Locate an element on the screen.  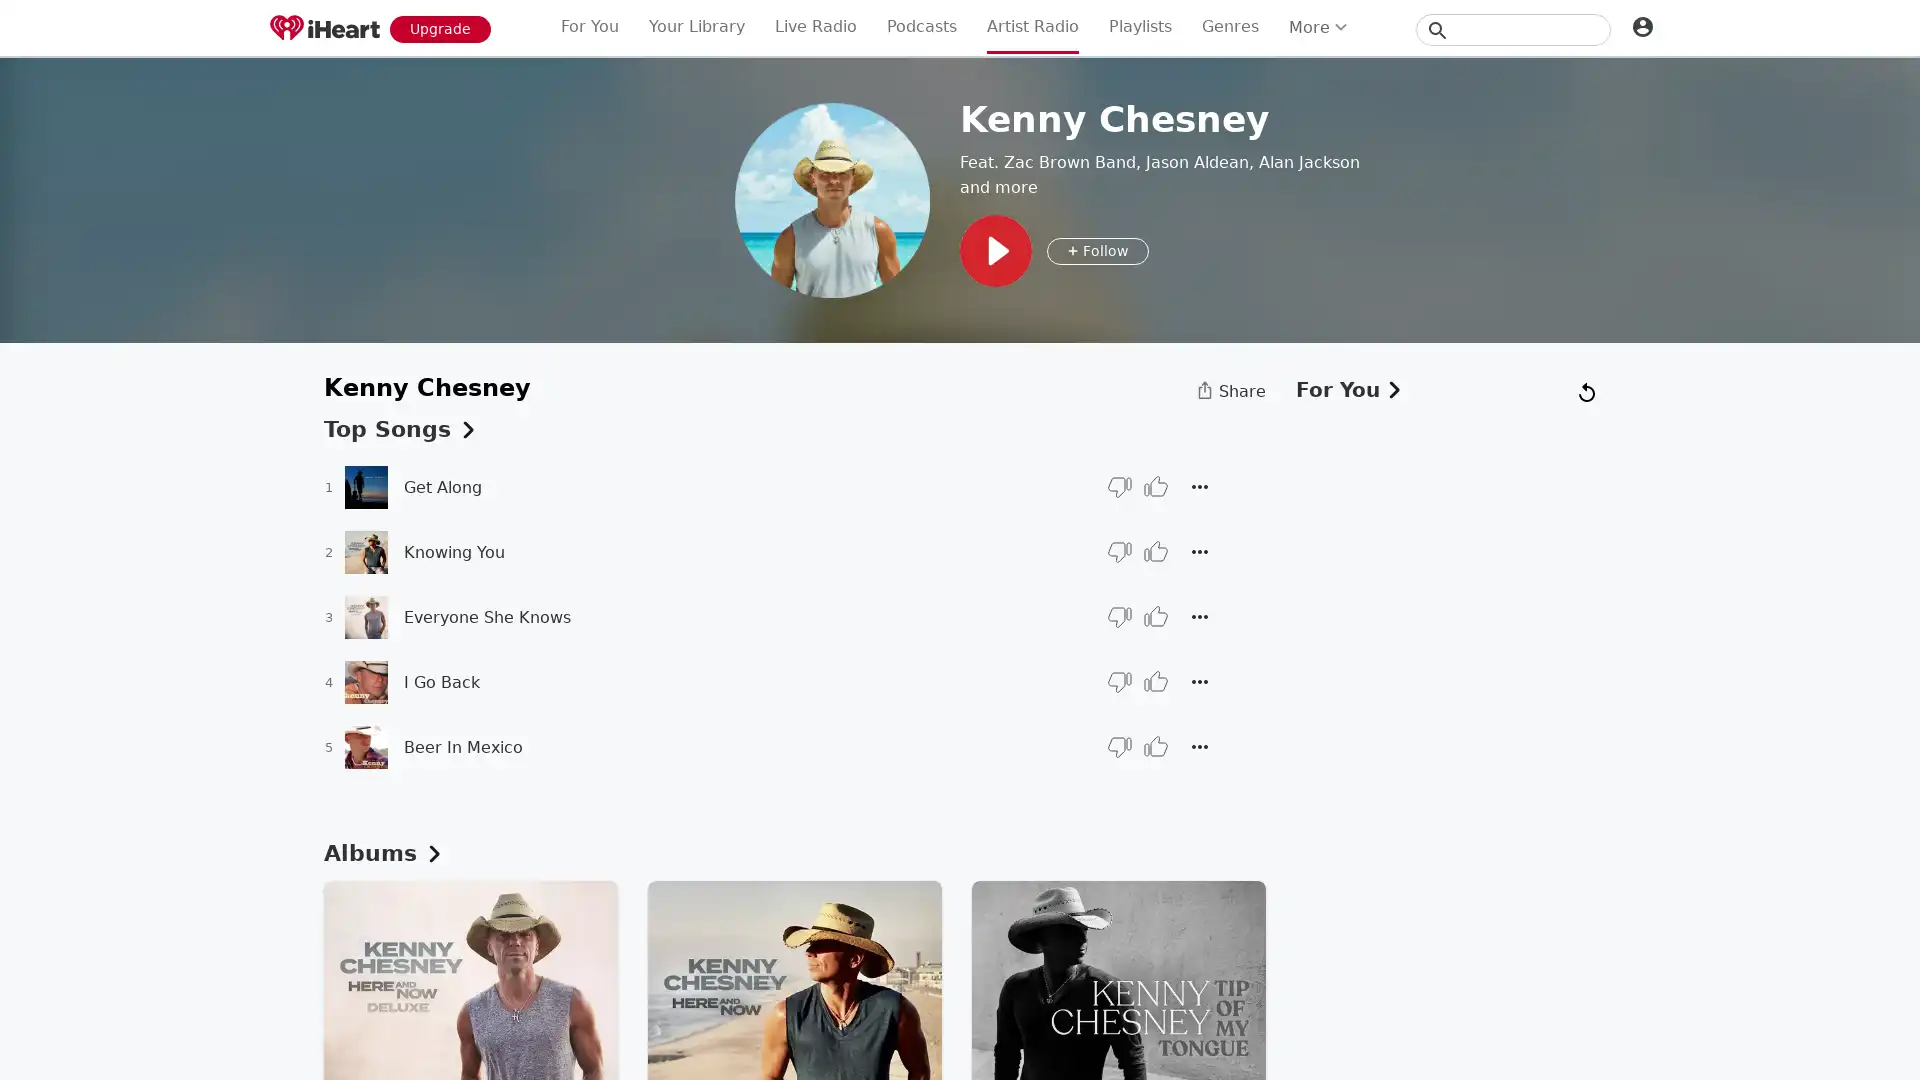
Thumb Up is located at coordinates (1156, 551).